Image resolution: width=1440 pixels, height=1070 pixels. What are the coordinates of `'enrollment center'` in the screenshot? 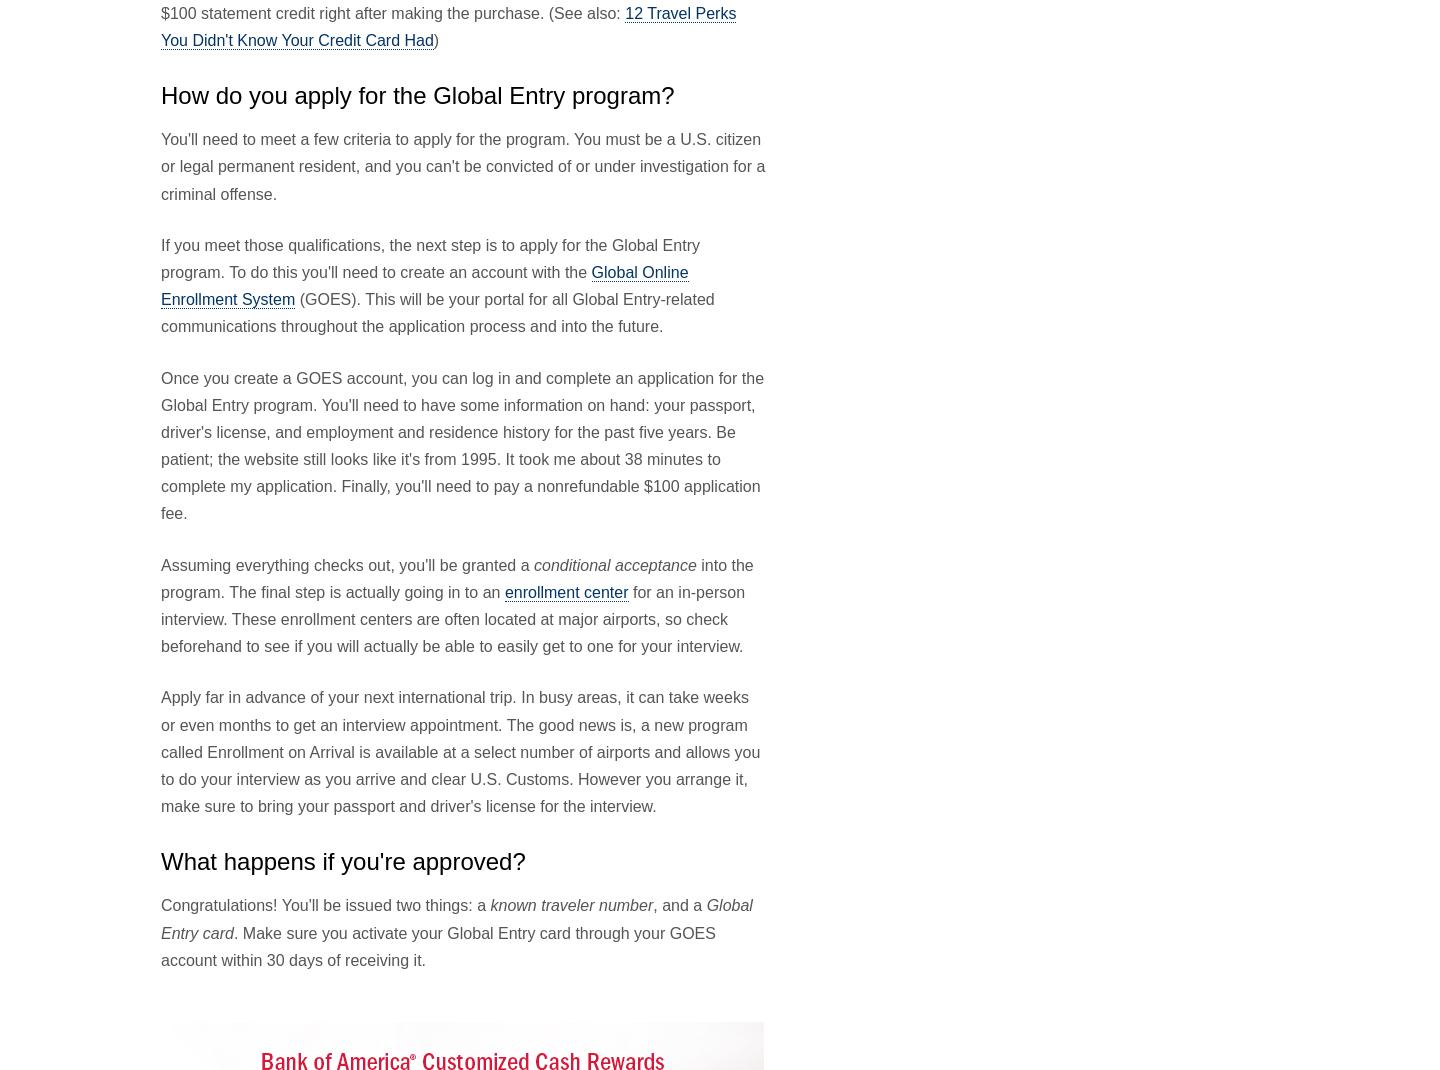 It's located at (502, 590).